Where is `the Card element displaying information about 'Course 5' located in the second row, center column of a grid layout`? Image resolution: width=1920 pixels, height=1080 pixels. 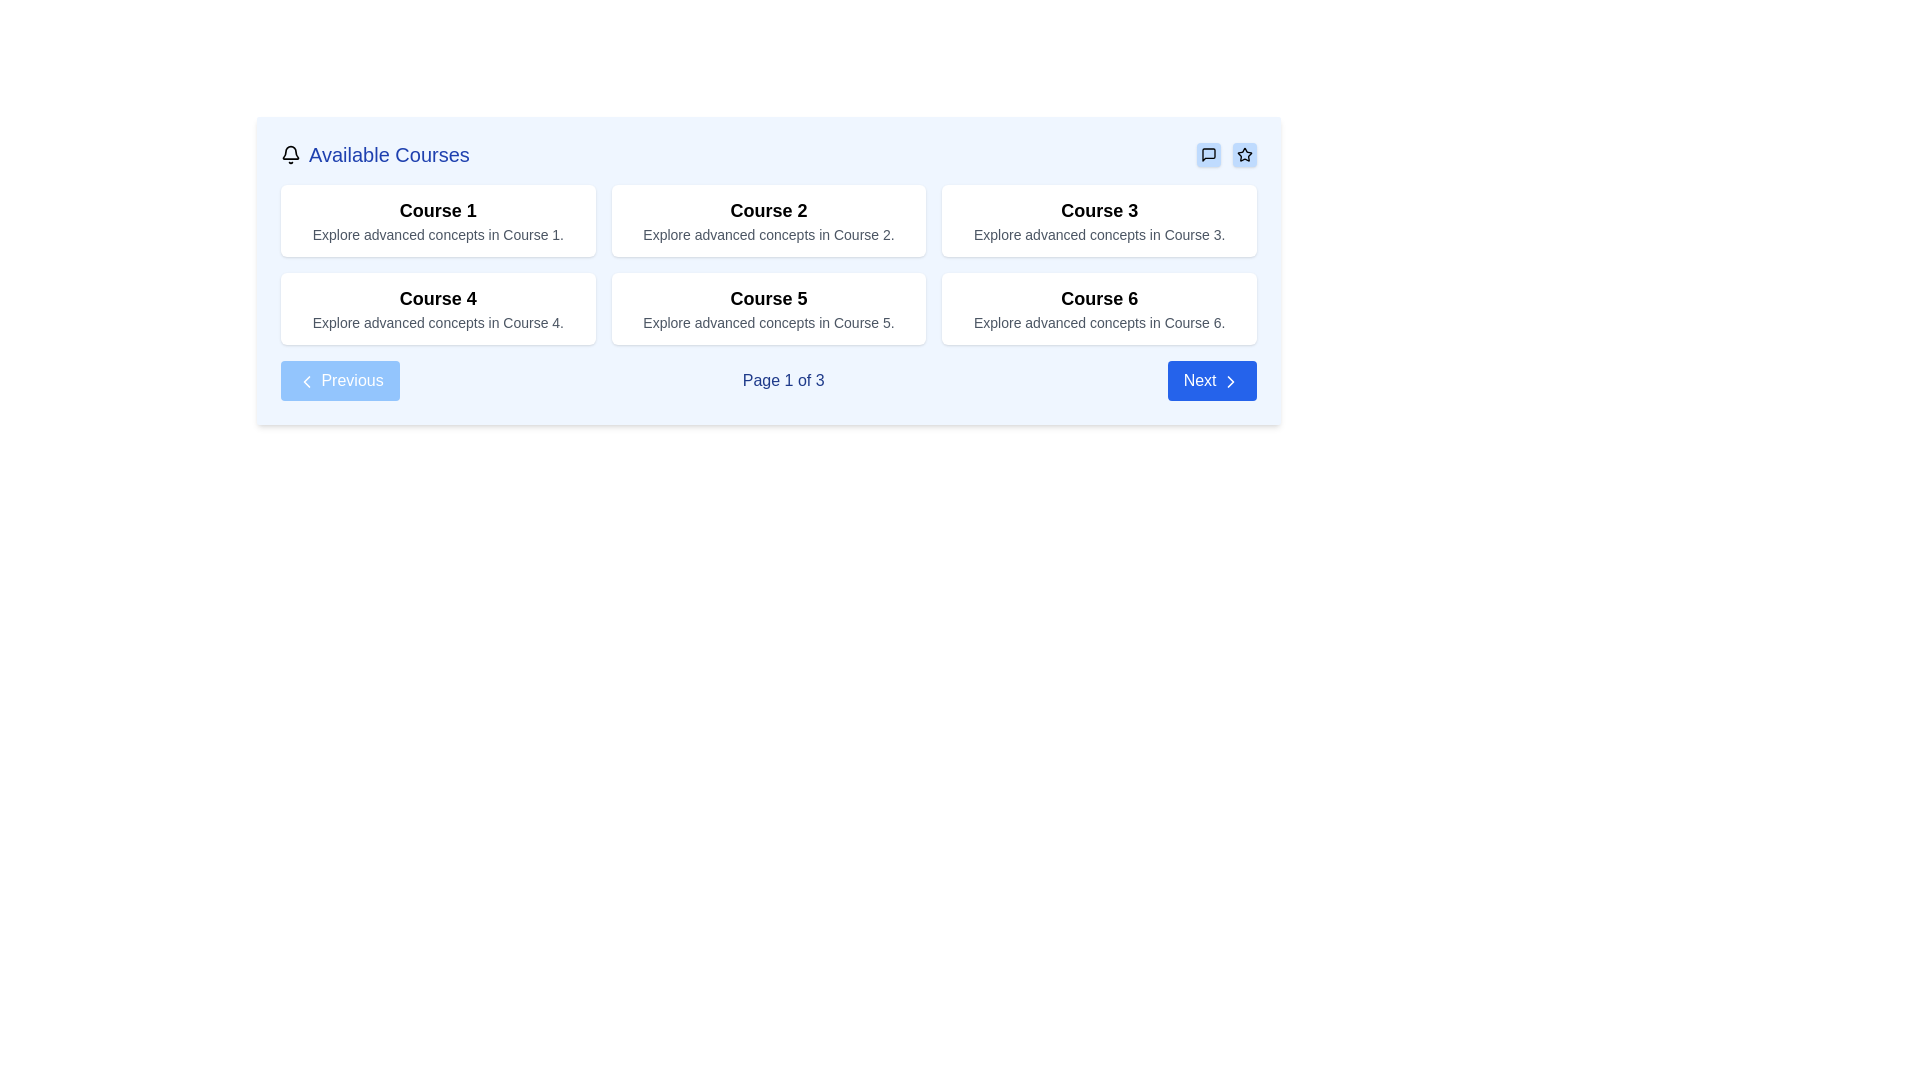 the Card element displaying information about 'Course 5' located in the second row, center column of a grid layout is located at coordinates (767, 308).